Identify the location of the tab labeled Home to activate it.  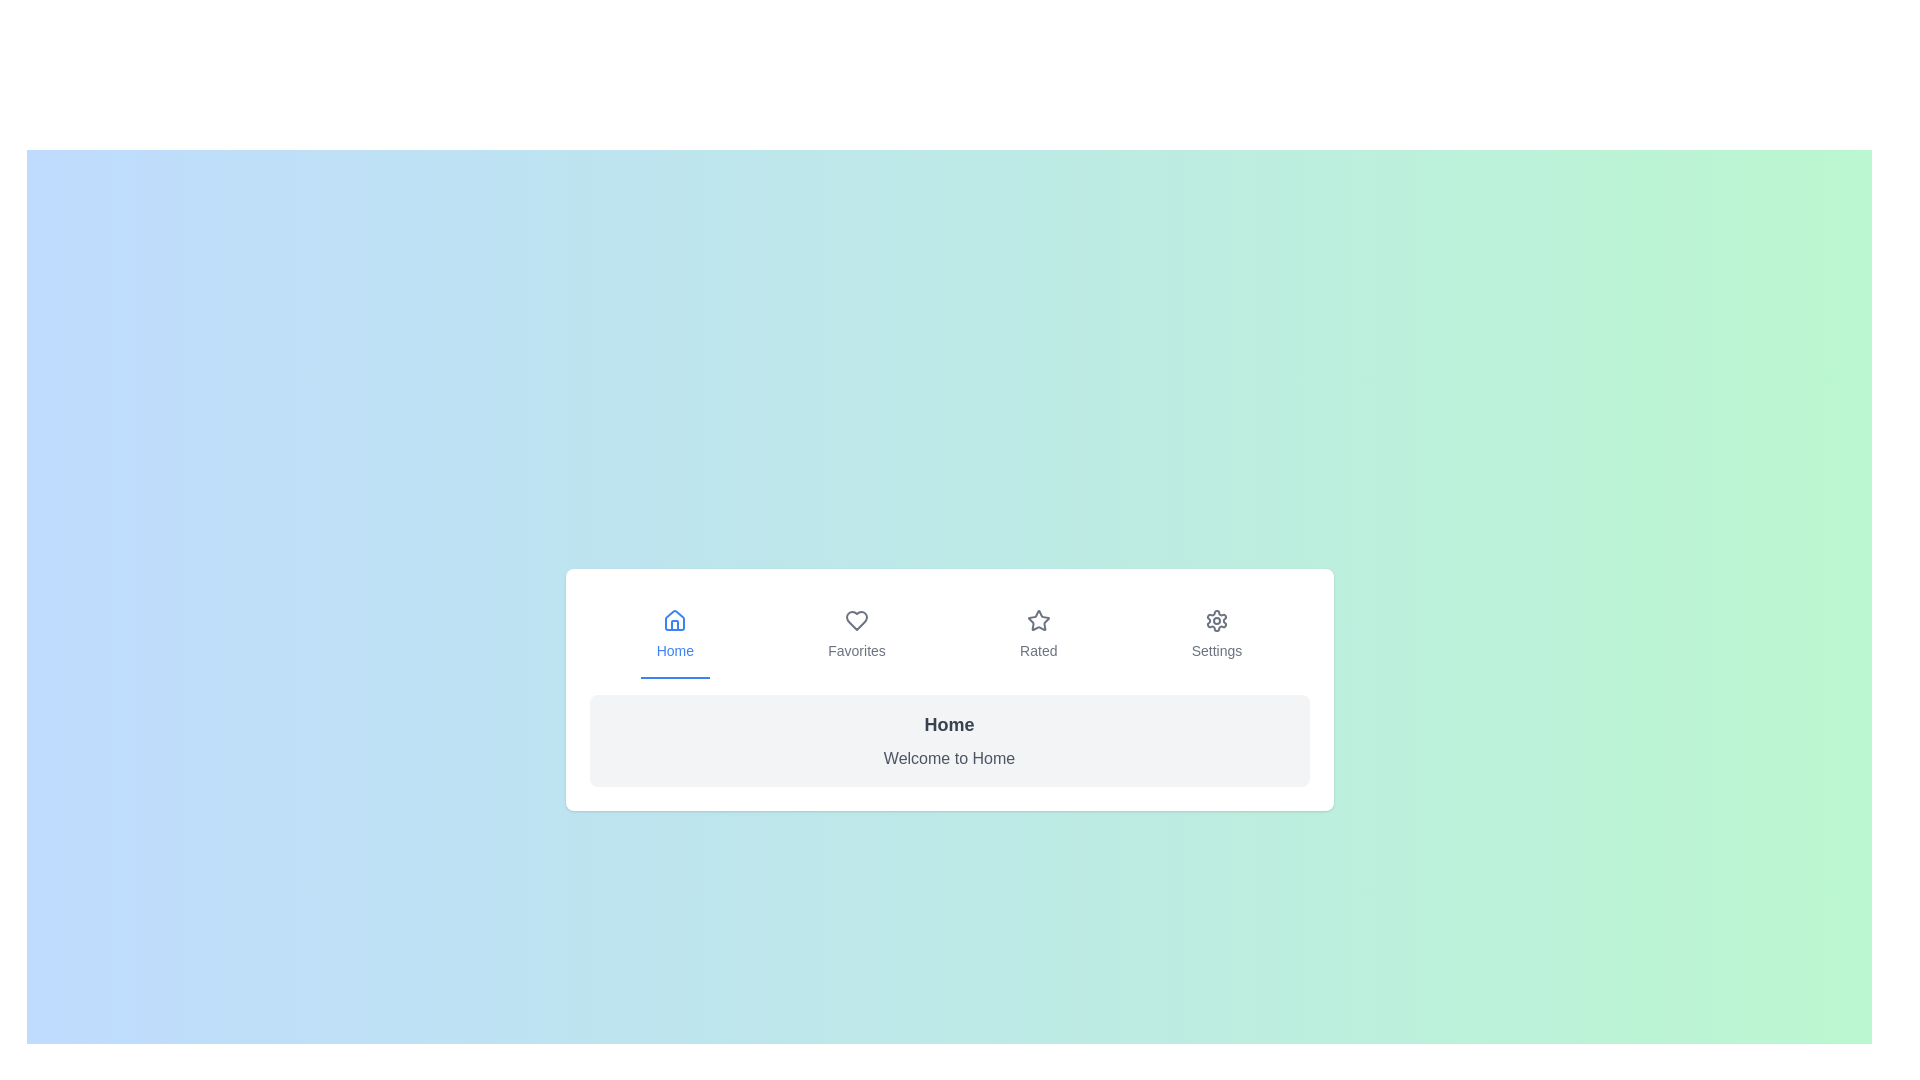
(675, 636).